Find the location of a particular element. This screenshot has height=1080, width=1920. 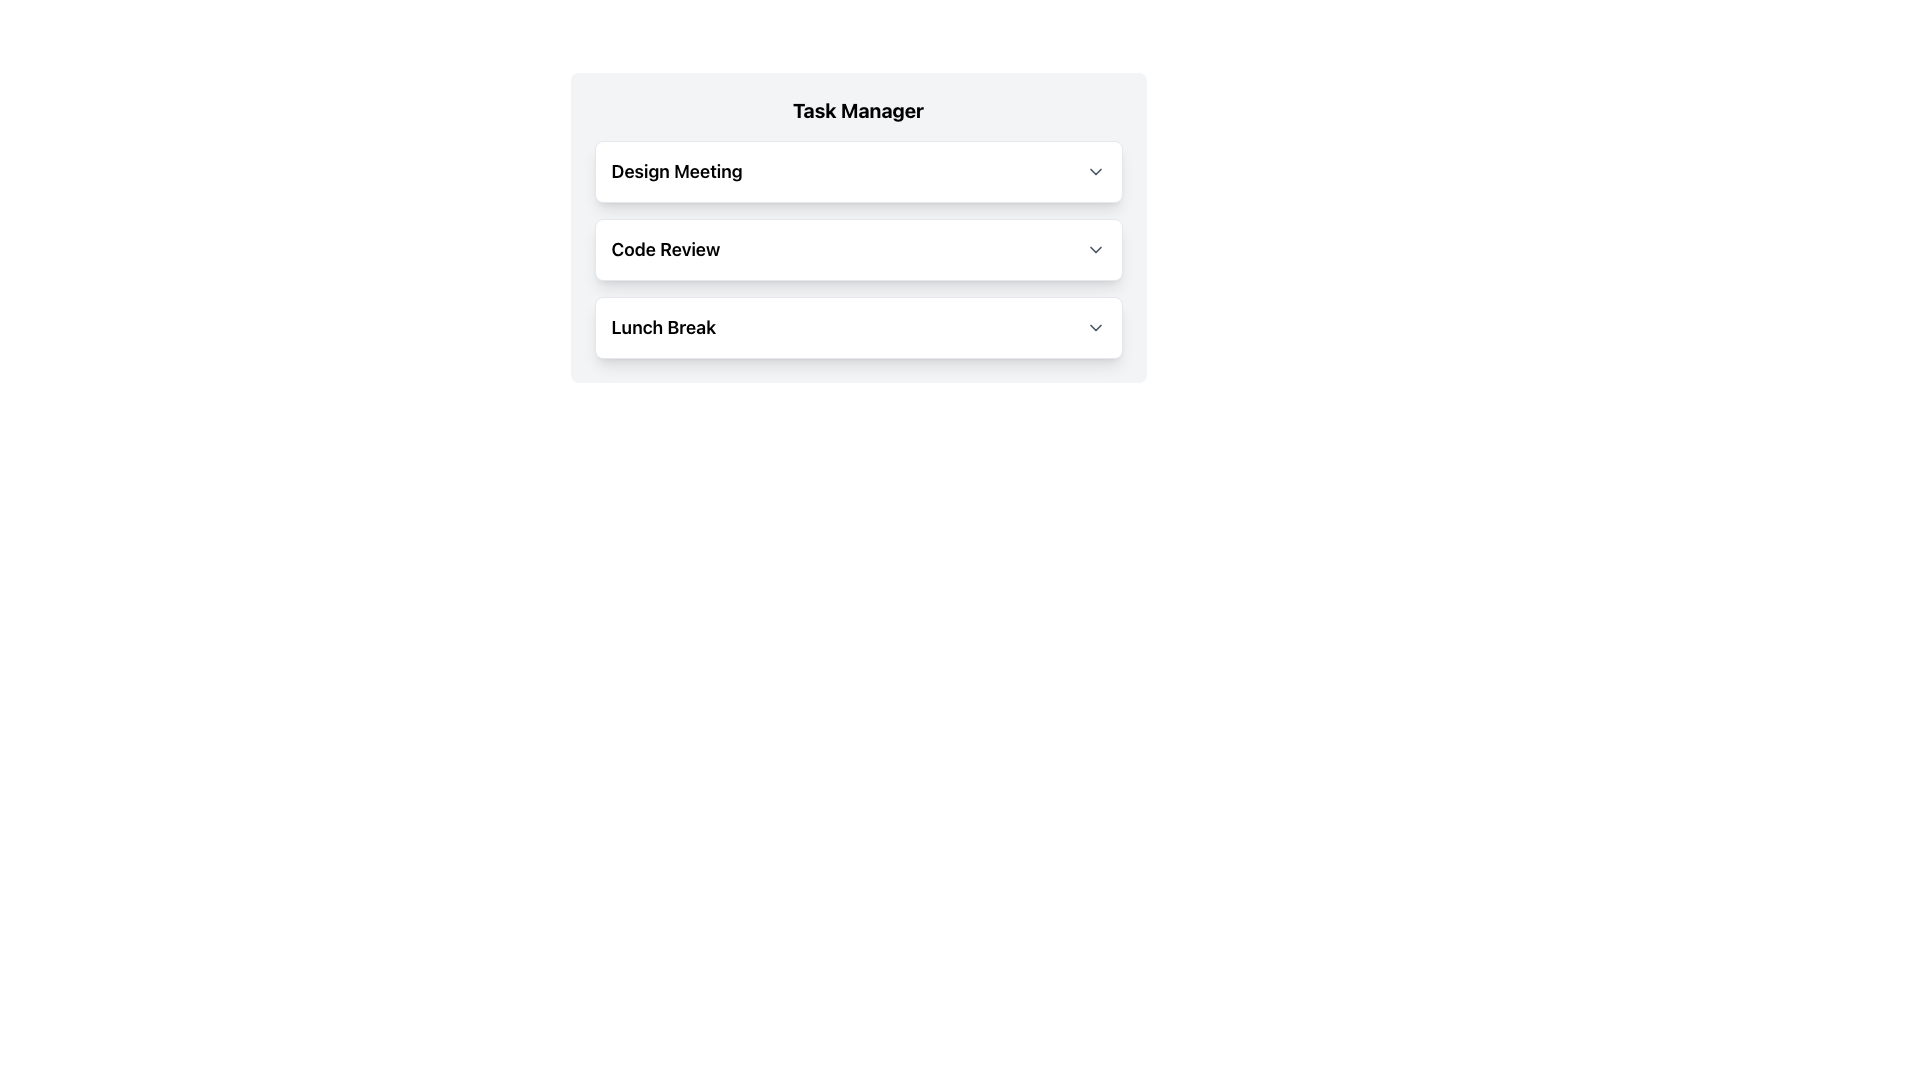

the dropdown icon located at the end of the 'Lunch Break' dropdown row is located at coordinates (1094, 326).